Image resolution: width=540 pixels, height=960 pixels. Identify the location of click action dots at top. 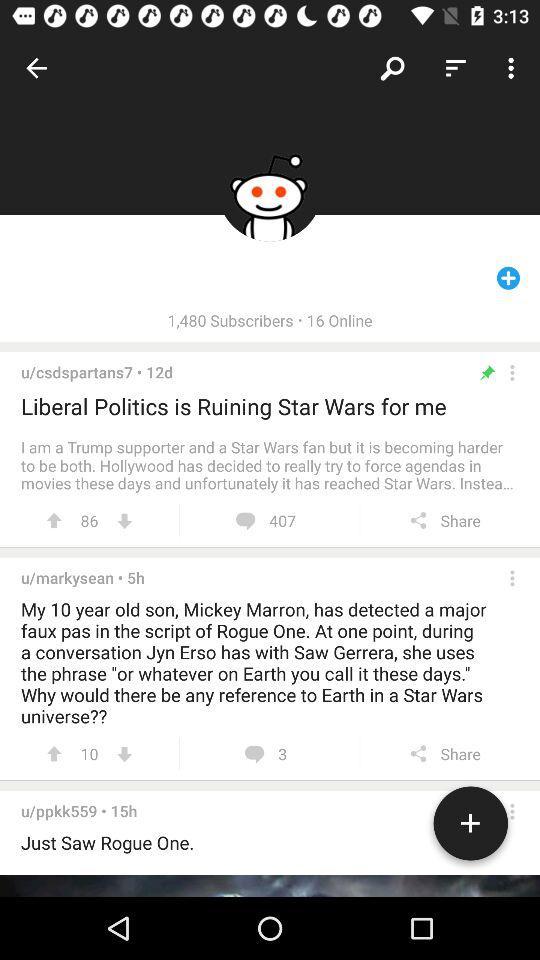
(512, 371).